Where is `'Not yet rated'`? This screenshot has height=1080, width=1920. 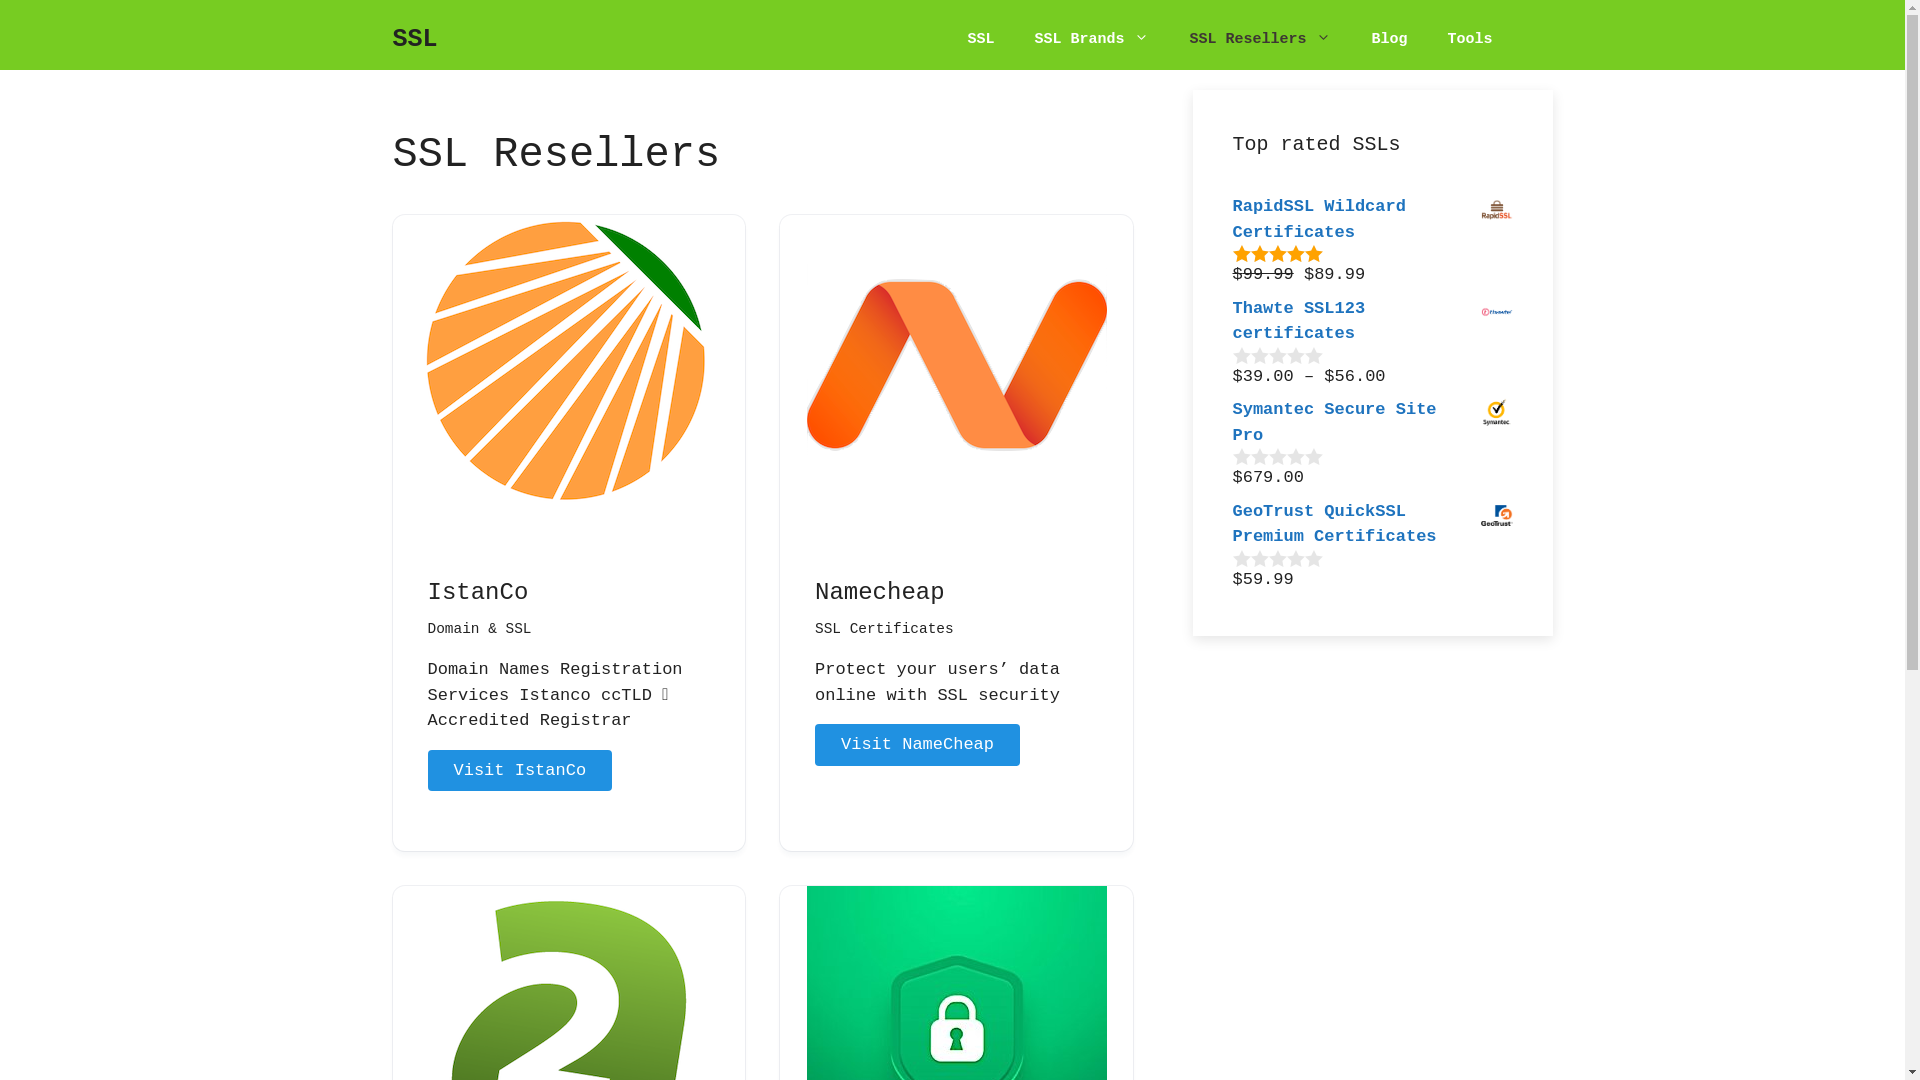 'Not yet rated' is located at coordinates (1276, 353).